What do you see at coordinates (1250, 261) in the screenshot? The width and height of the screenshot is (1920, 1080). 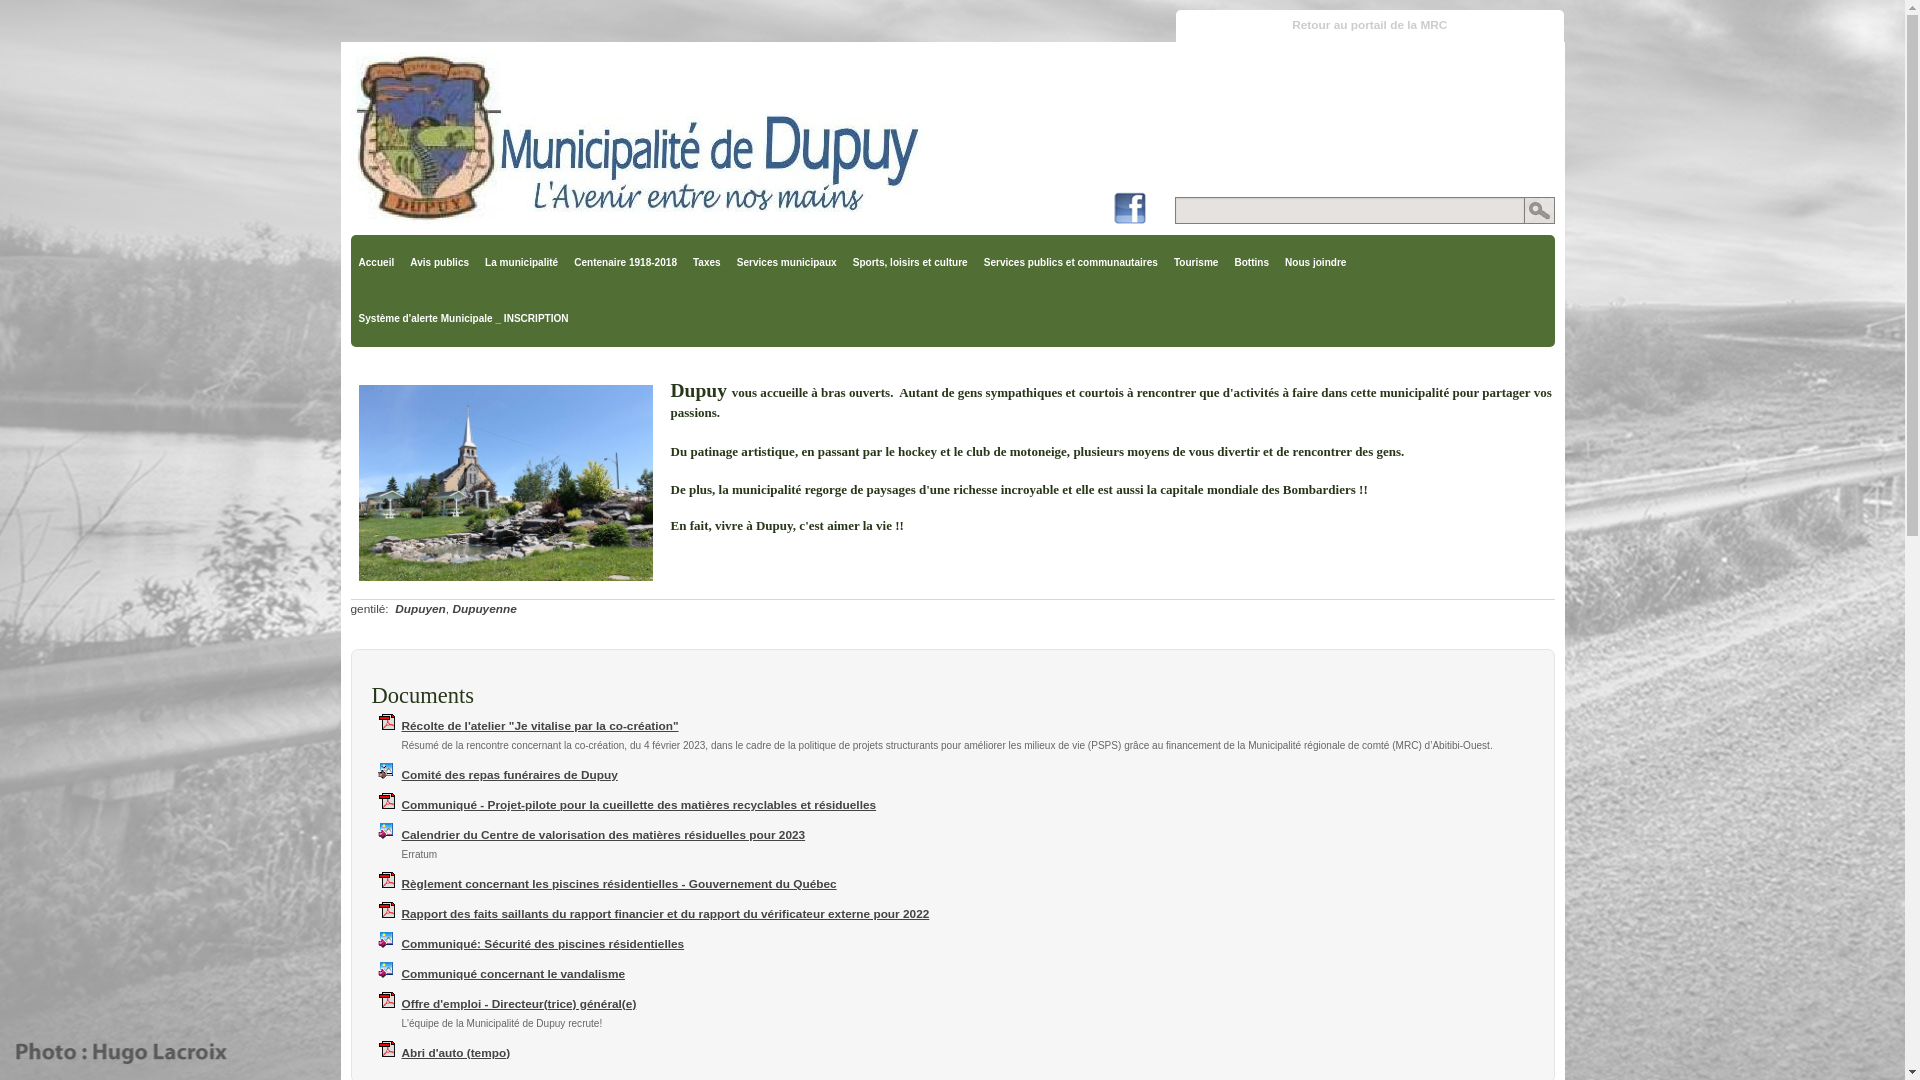 I see `'Bottins'` at bounding box center [1250, 261].